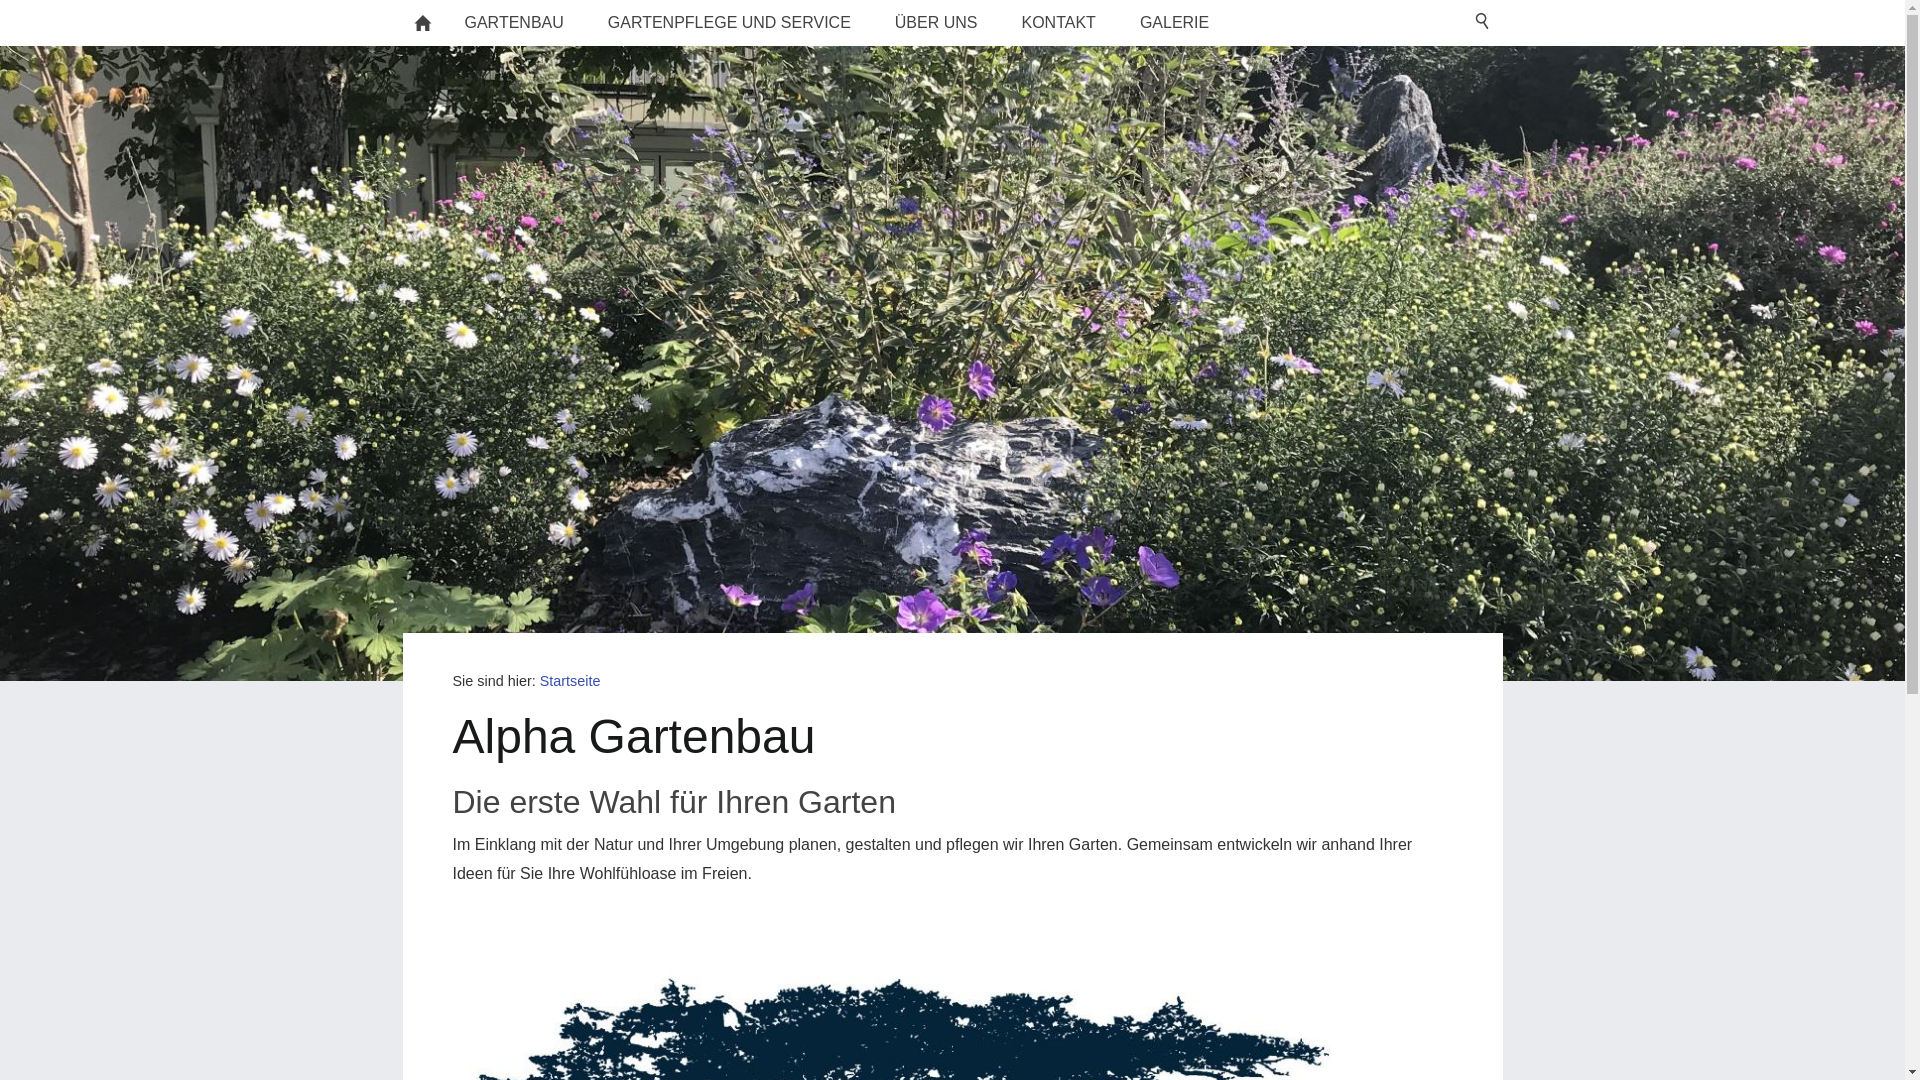 The width and height of the screenshot is (1920, 1080). I want to click on 'KONTAKT', so click(1058, 23).